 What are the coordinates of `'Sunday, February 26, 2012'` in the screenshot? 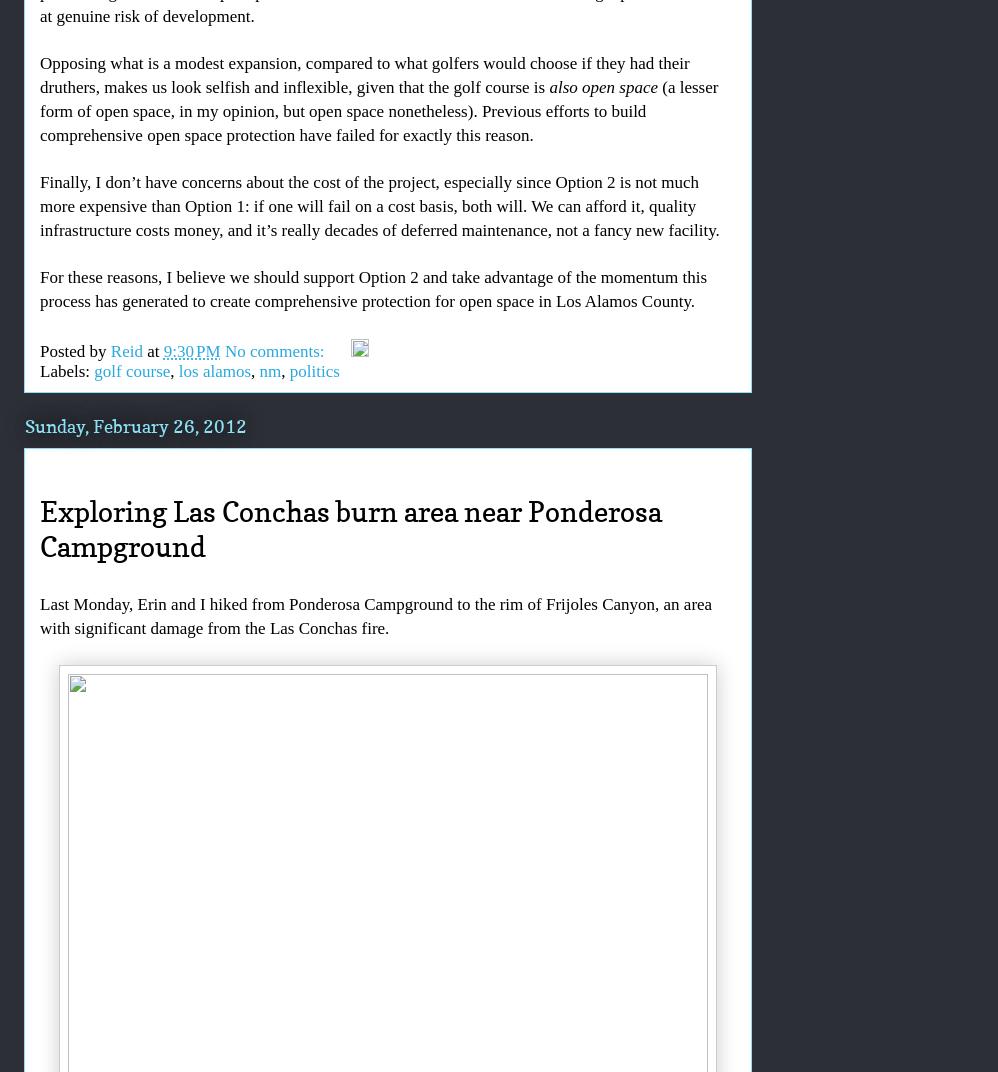 It's located at (136, 425).